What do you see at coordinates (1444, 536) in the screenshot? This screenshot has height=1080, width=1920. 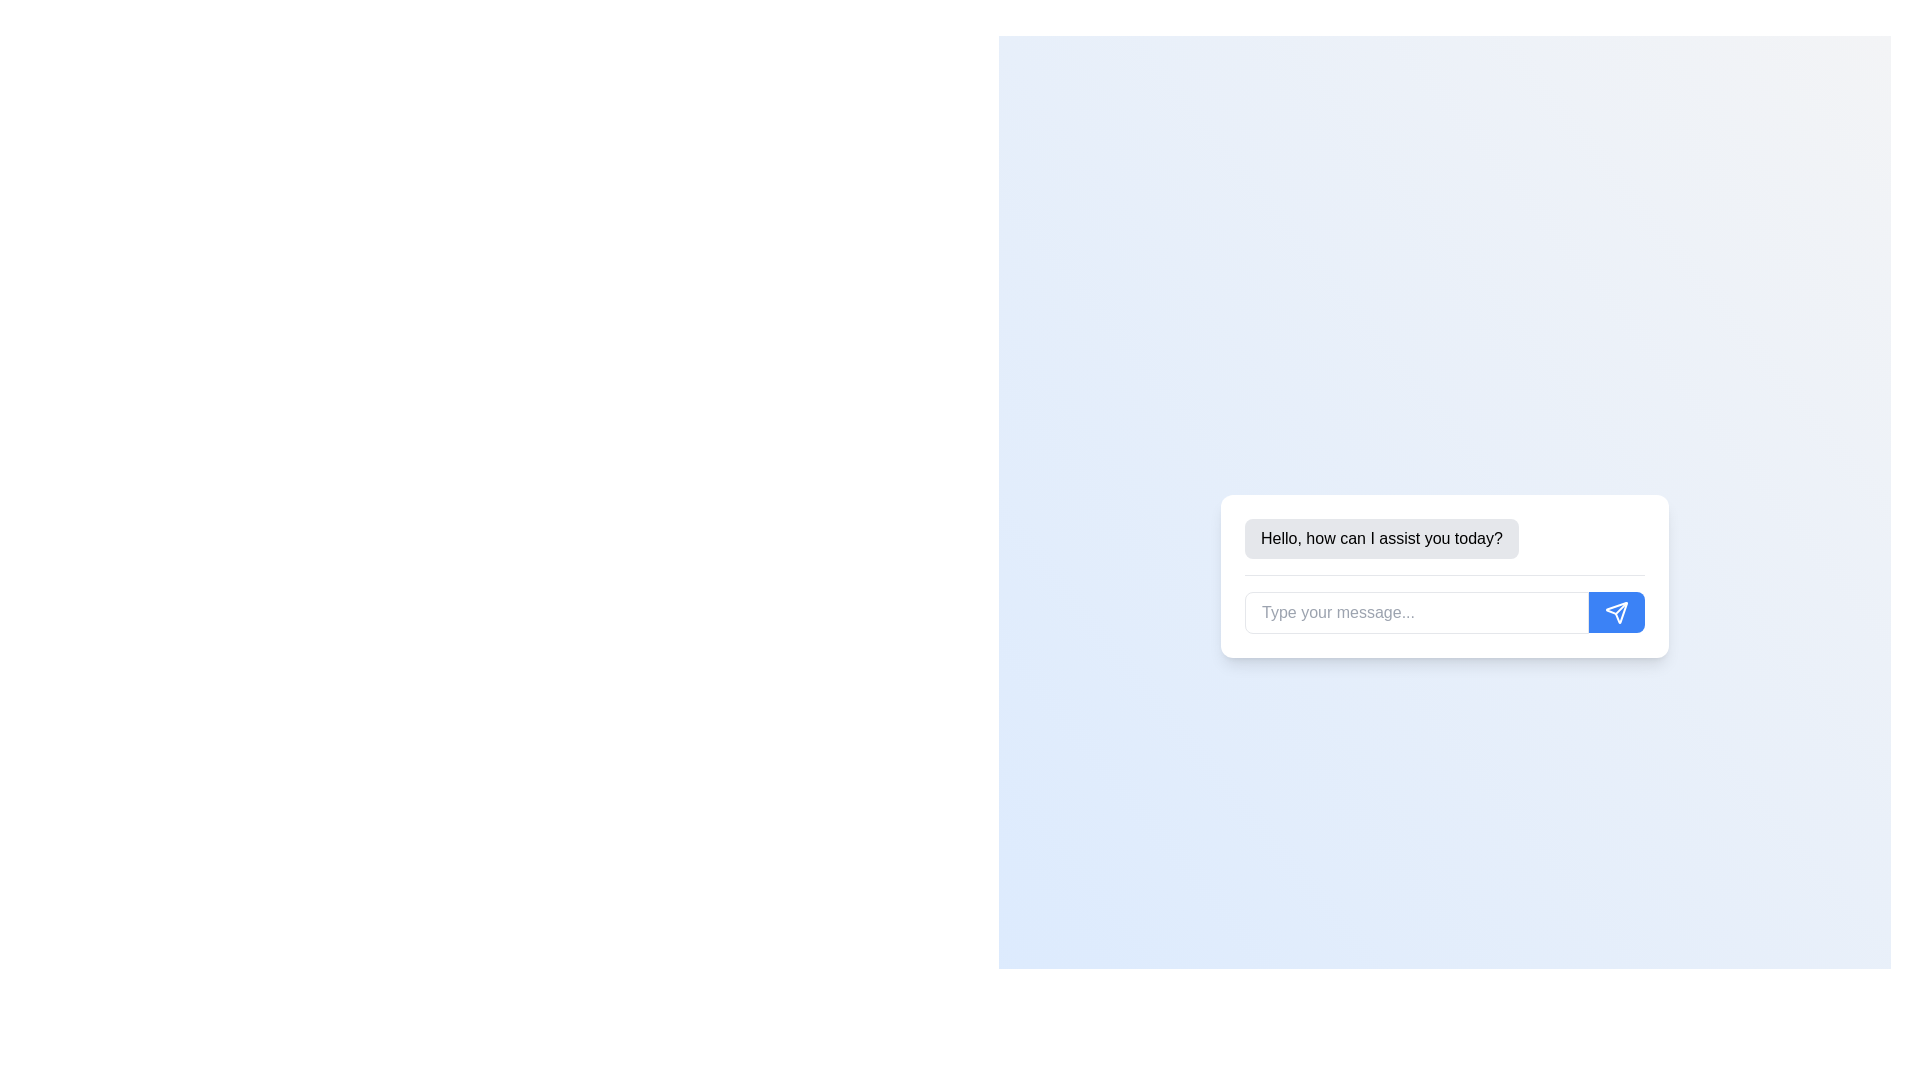 I see `the text label displaying 'Hello, how can I assist you today?' which is styled with a light gray background and located at the top of the chat interface` at bounding box center [1444, 536].